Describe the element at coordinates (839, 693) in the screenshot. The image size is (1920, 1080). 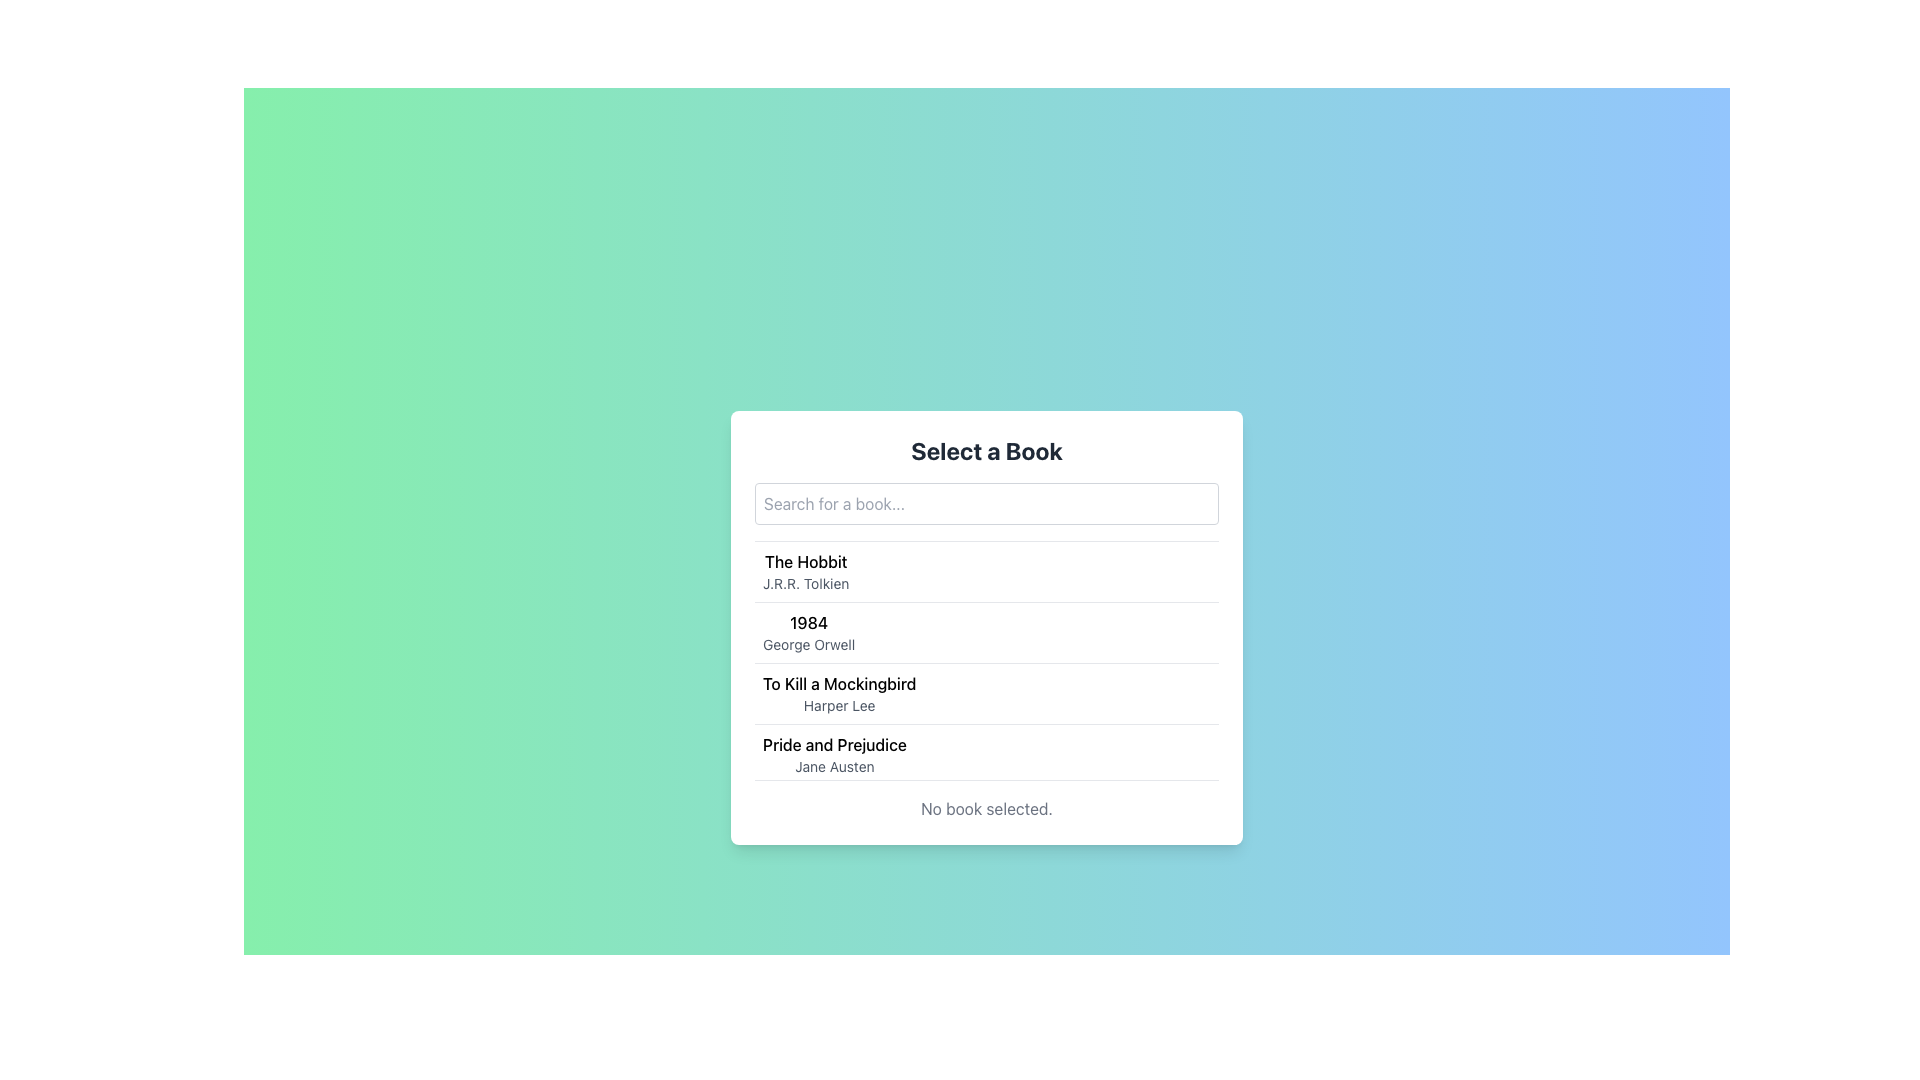
I see `the list item displaying the book title 'To Kill a Mockingbird' and author 'Harper Lee'` at that location.